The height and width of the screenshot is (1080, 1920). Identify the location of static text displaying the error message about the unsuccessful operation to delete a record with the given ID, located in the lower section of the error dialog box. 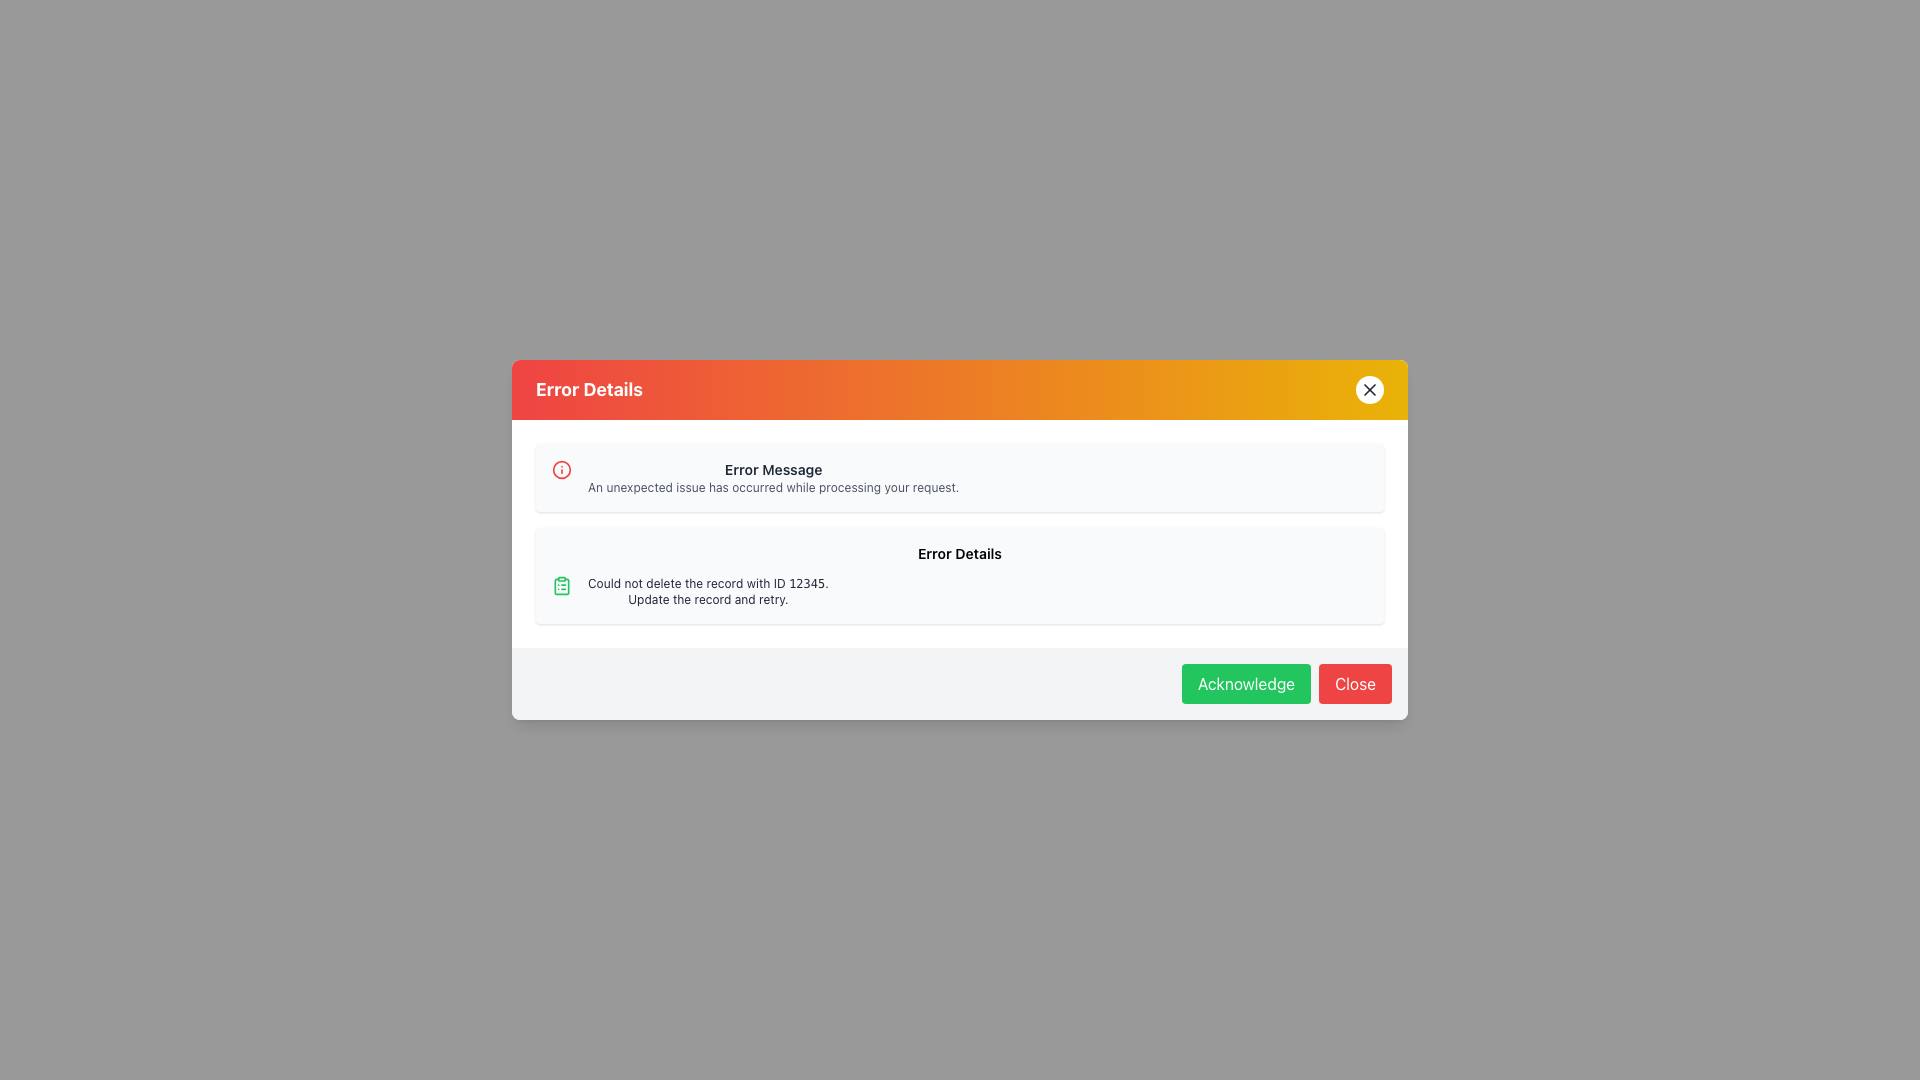
(708, 583).